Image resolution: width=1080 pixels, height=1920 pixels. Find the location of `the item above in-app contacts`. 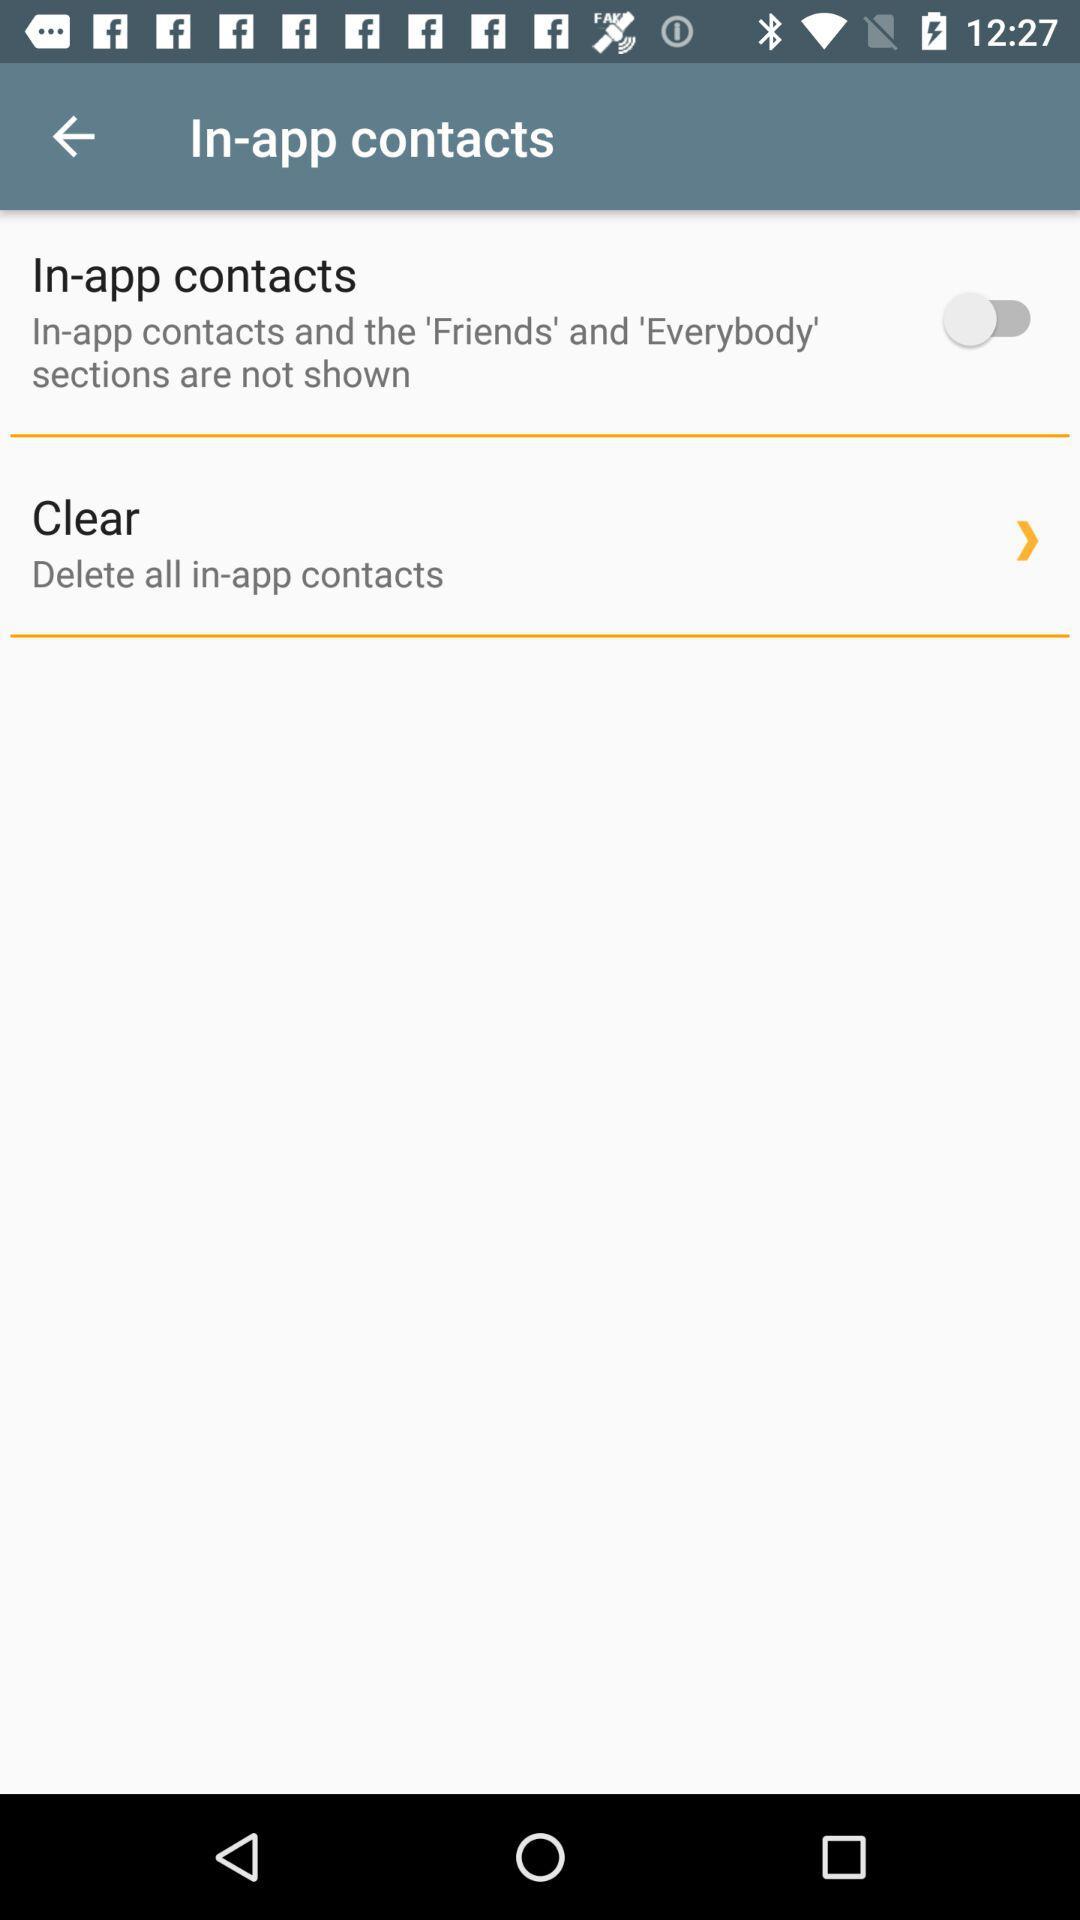

the item above in-app contacts is located at coordinates (72, 135).